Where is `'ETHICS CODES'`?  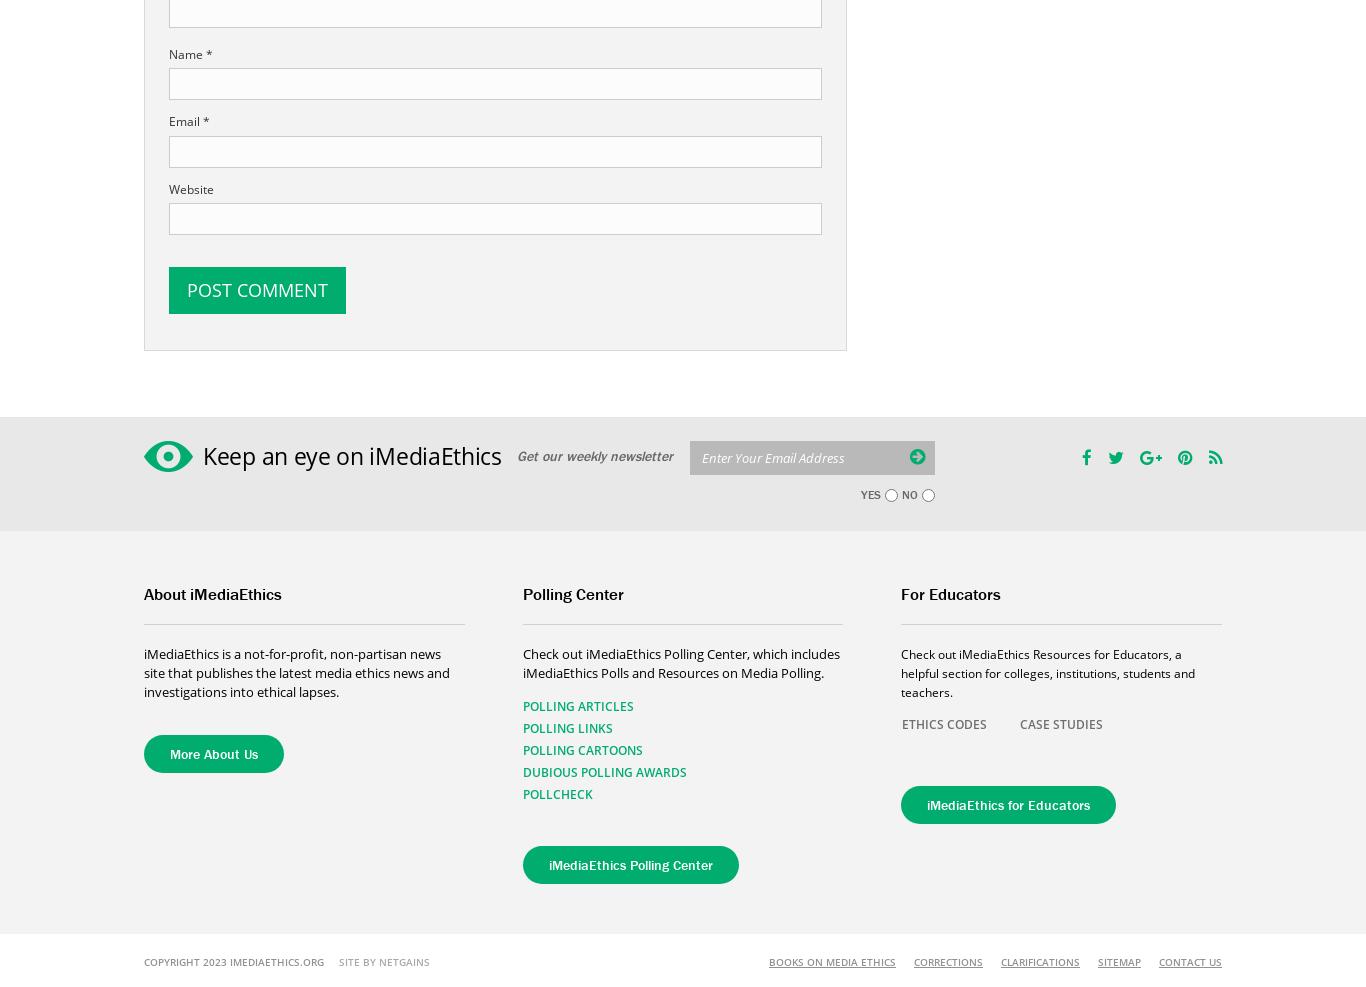 'ETHICS CODES' is located at coordinates (944, 723).